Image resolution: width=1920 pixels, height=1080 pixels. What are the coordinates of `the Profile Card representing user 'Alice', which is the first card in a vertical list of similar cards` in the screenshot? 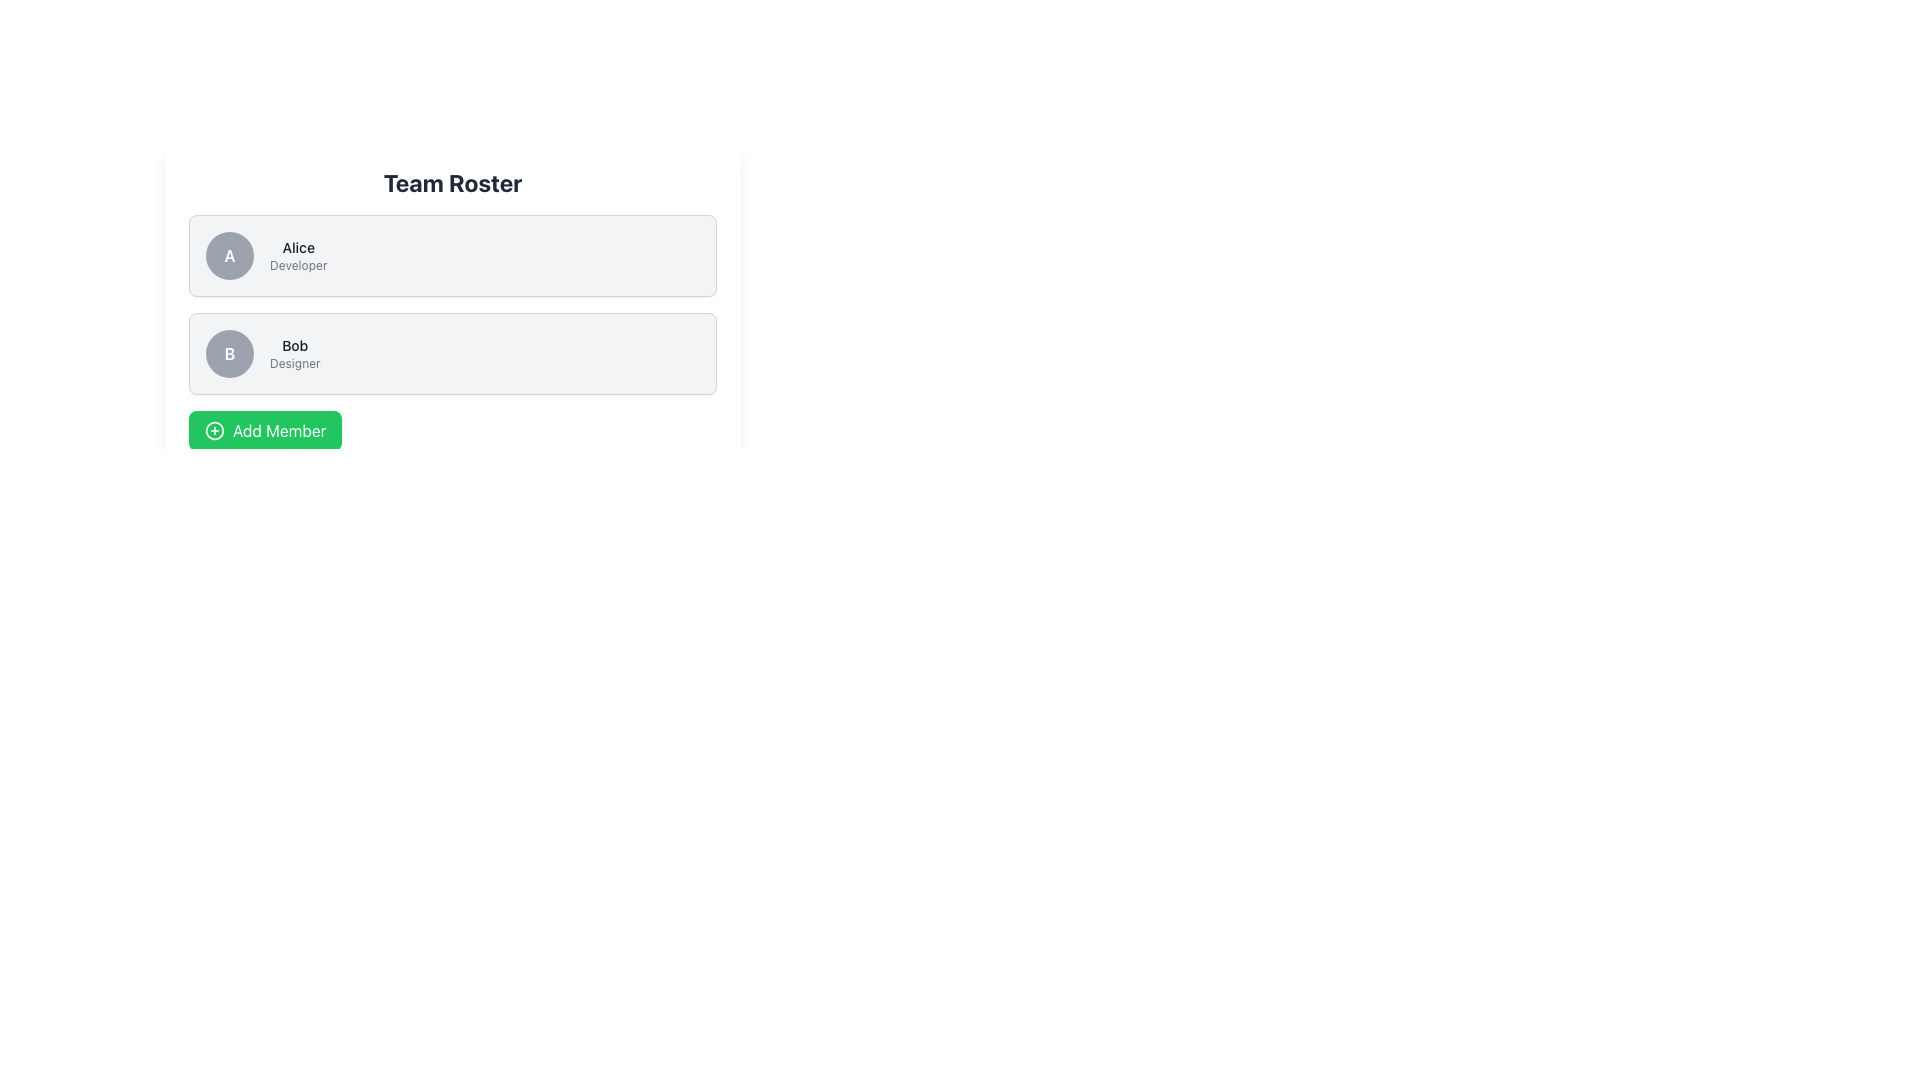 It's located at (451, 254).